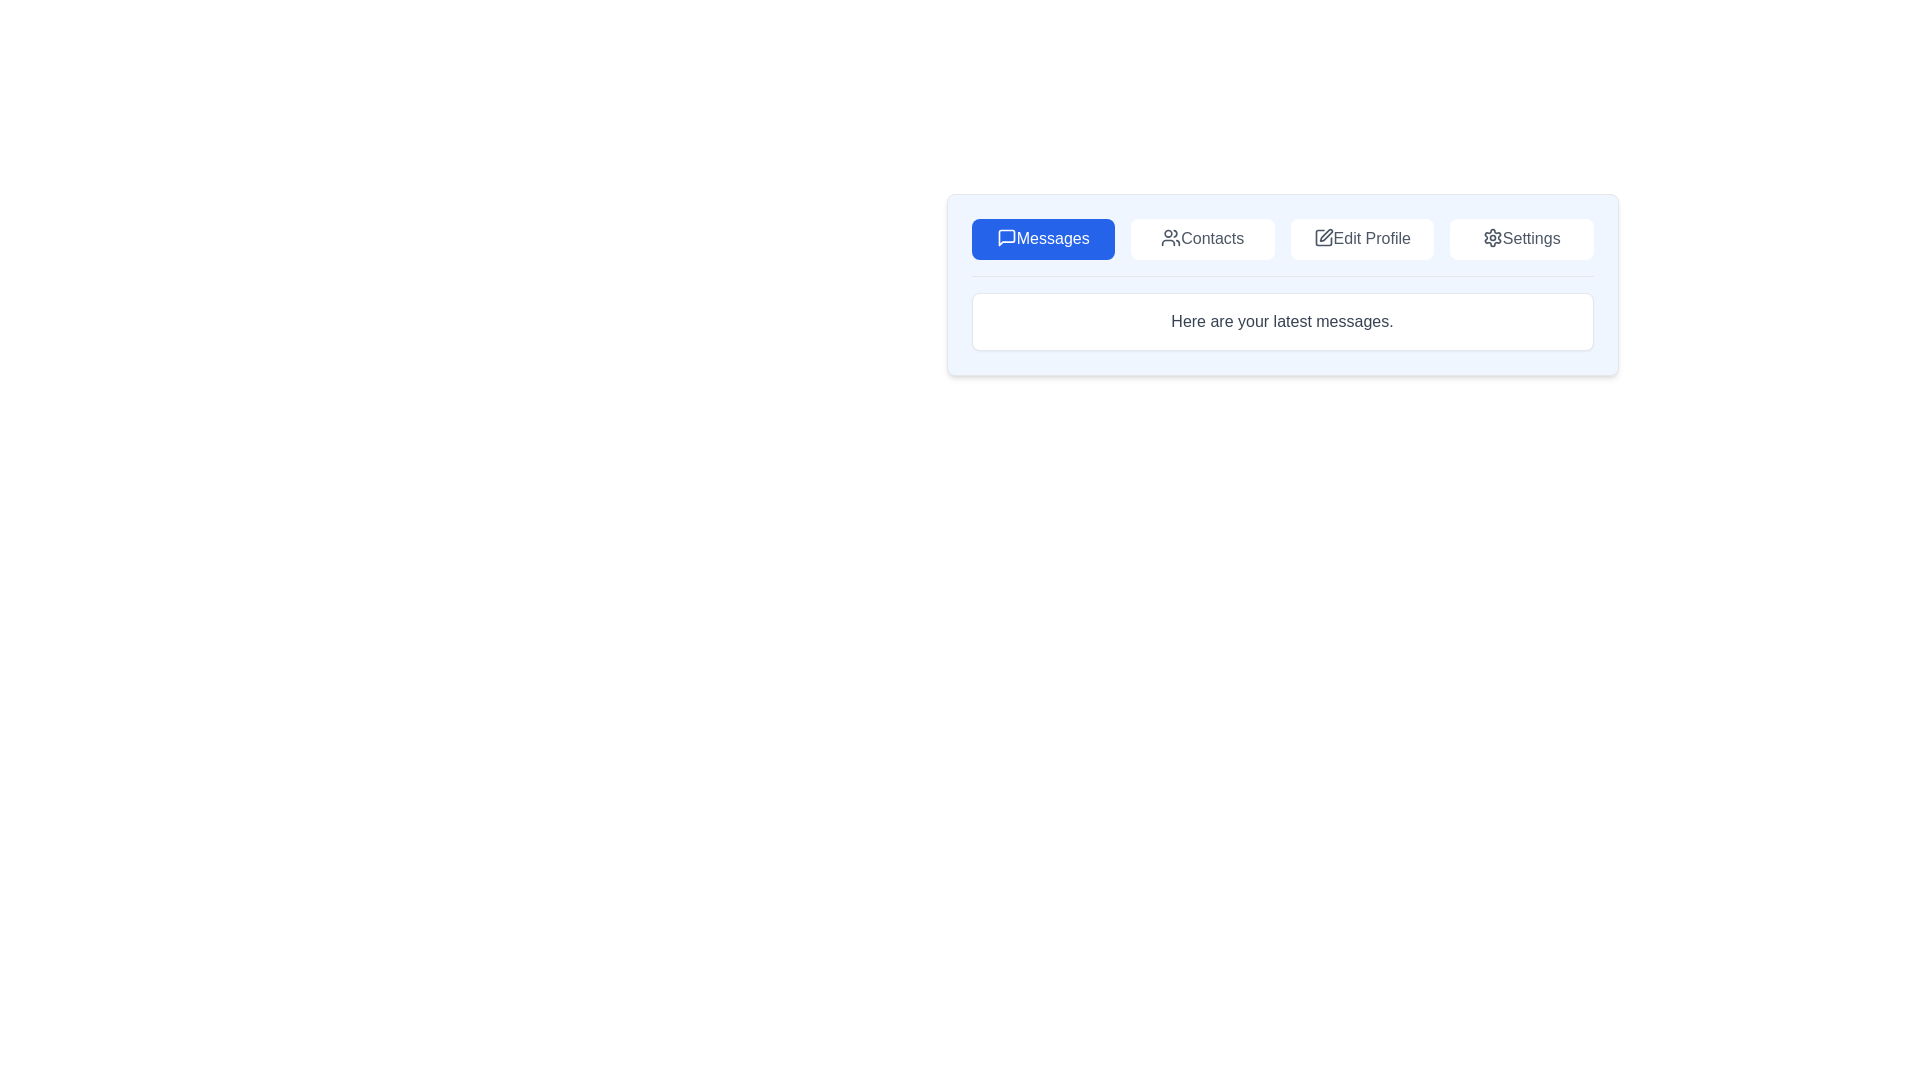  I want to click on the Settings tab, so click(1520, 238).